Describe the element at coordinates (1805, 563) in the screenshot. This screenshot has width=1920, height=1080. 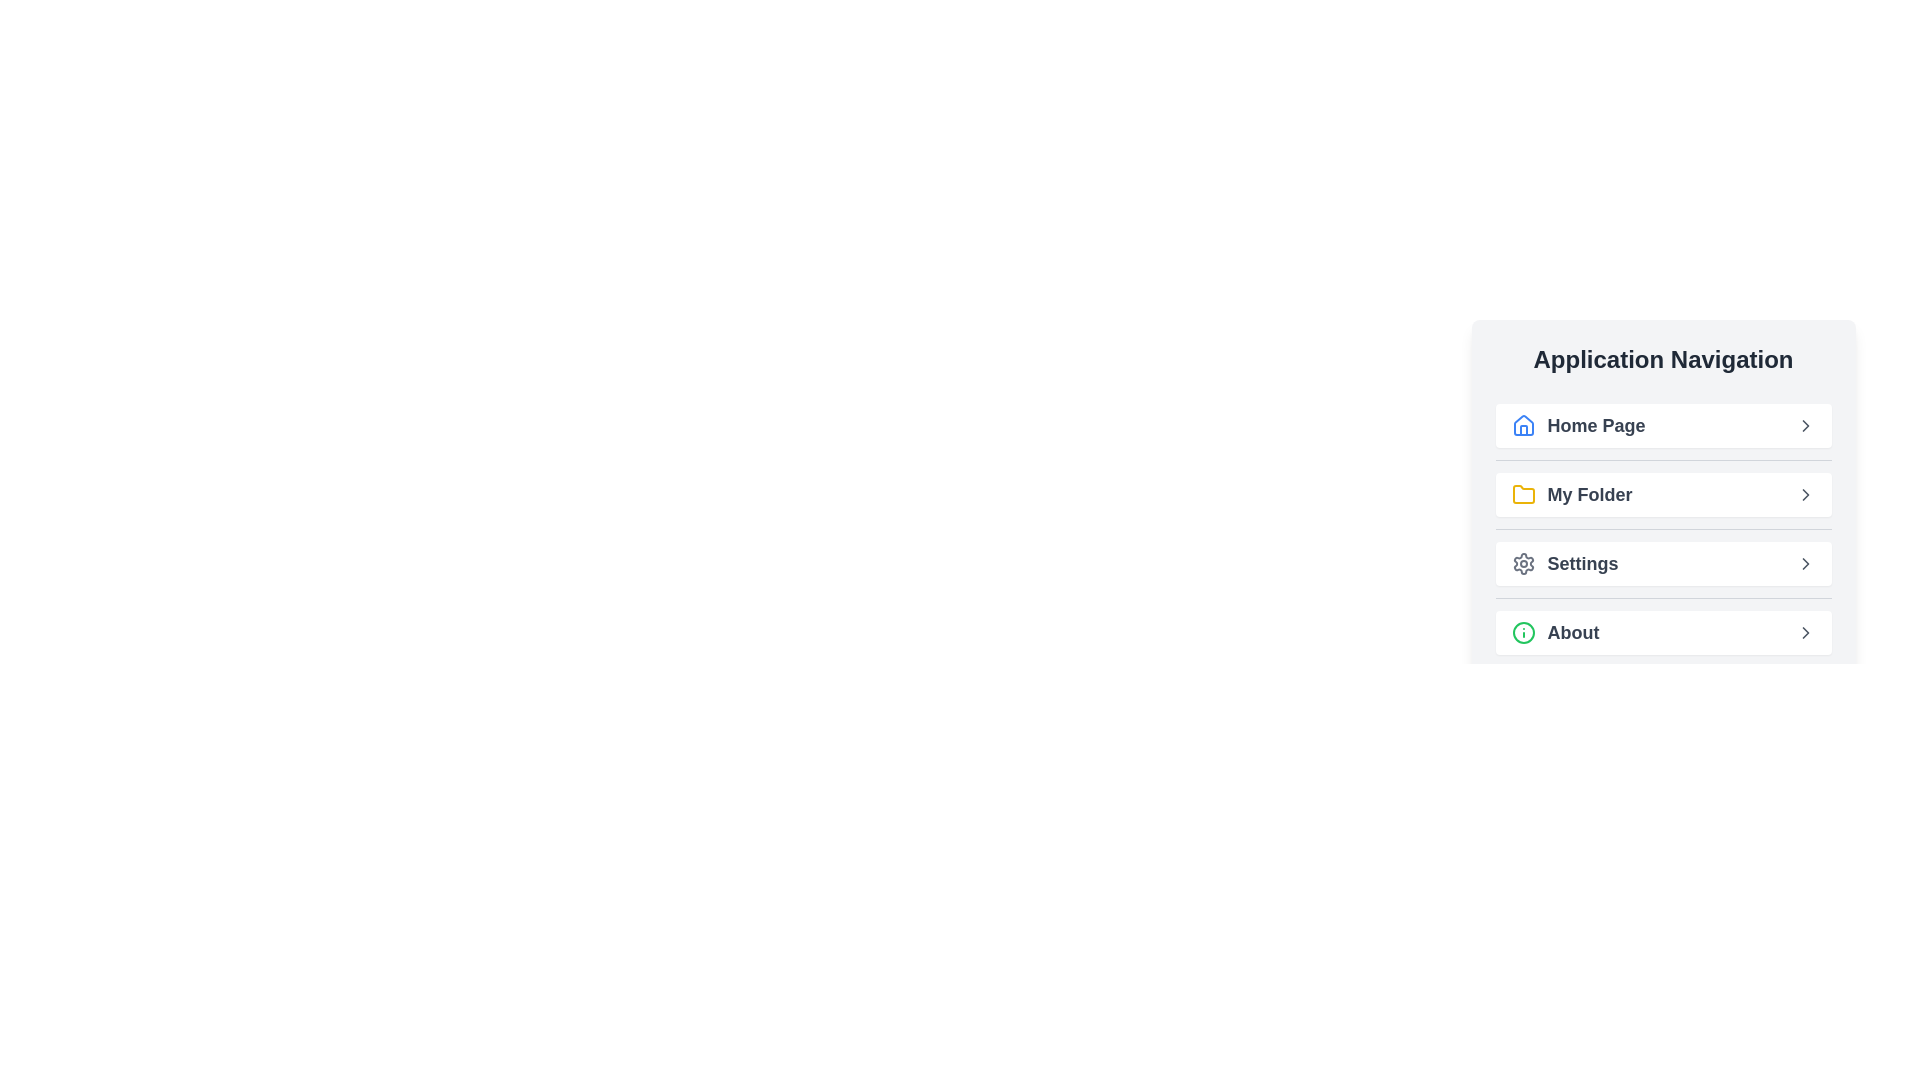
I see `the Chevron Icon located at the far-right of the 'Settings' row in the 'Application Navigation' menu, which indicates a forward navigation option to the settings page` at that location.